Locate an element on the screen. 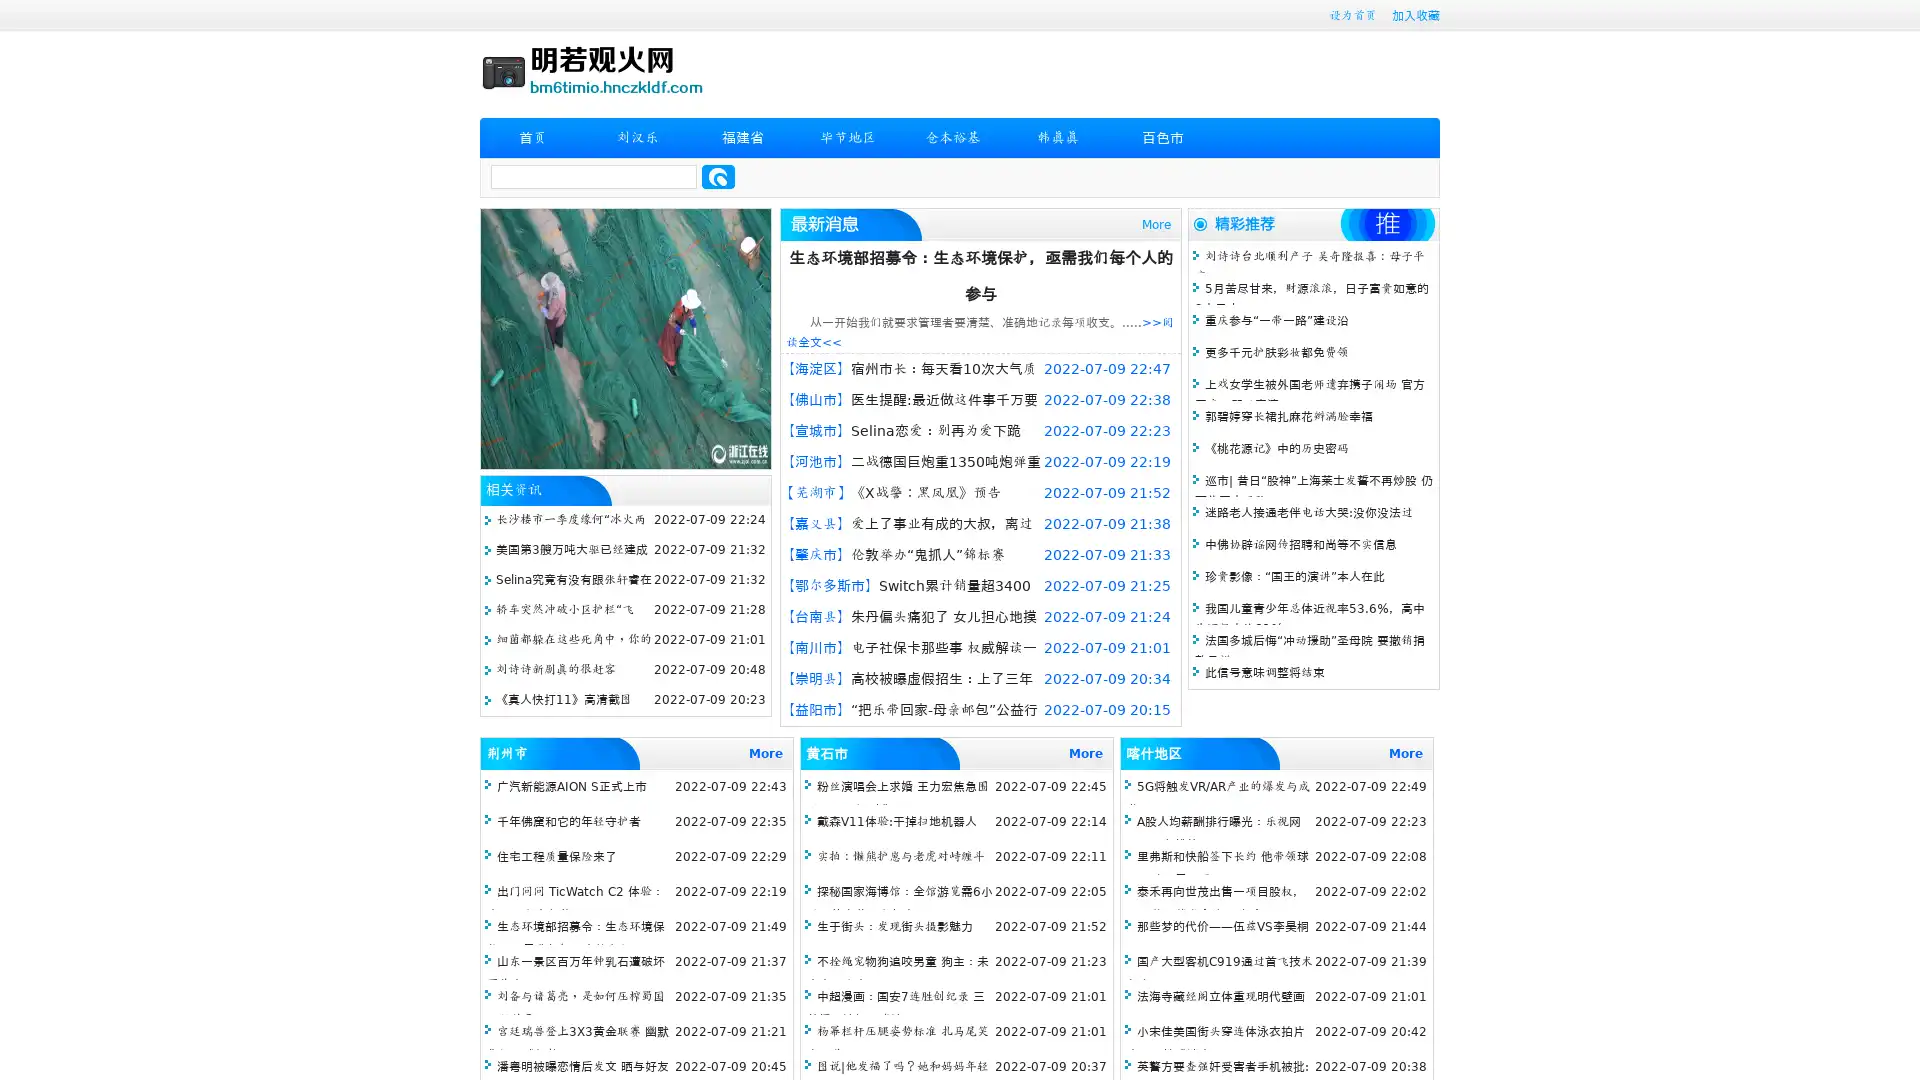  Search is located at coordinates (718, 176).